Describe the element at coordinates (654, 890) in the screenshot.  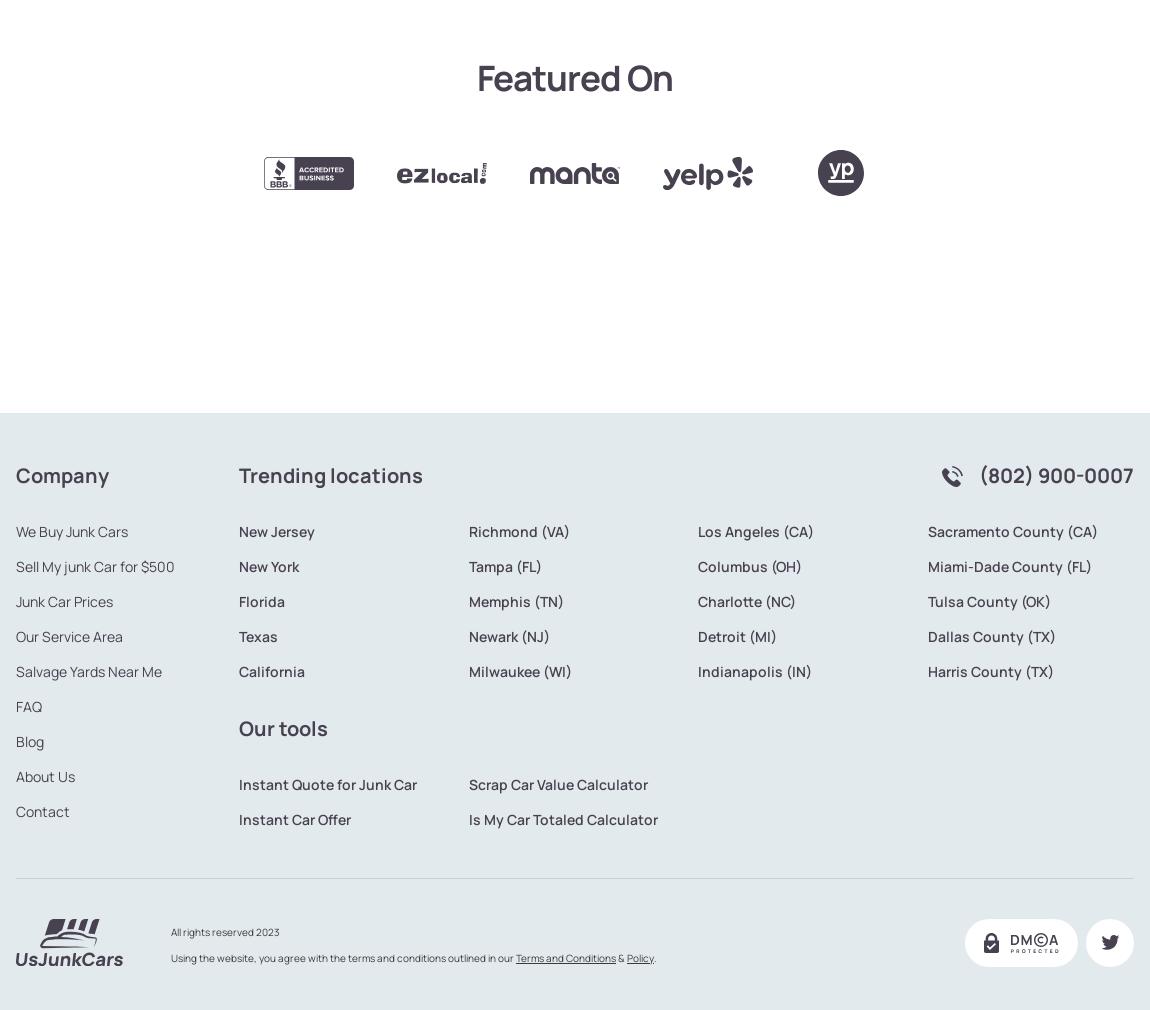
I see `'.'` at that location.